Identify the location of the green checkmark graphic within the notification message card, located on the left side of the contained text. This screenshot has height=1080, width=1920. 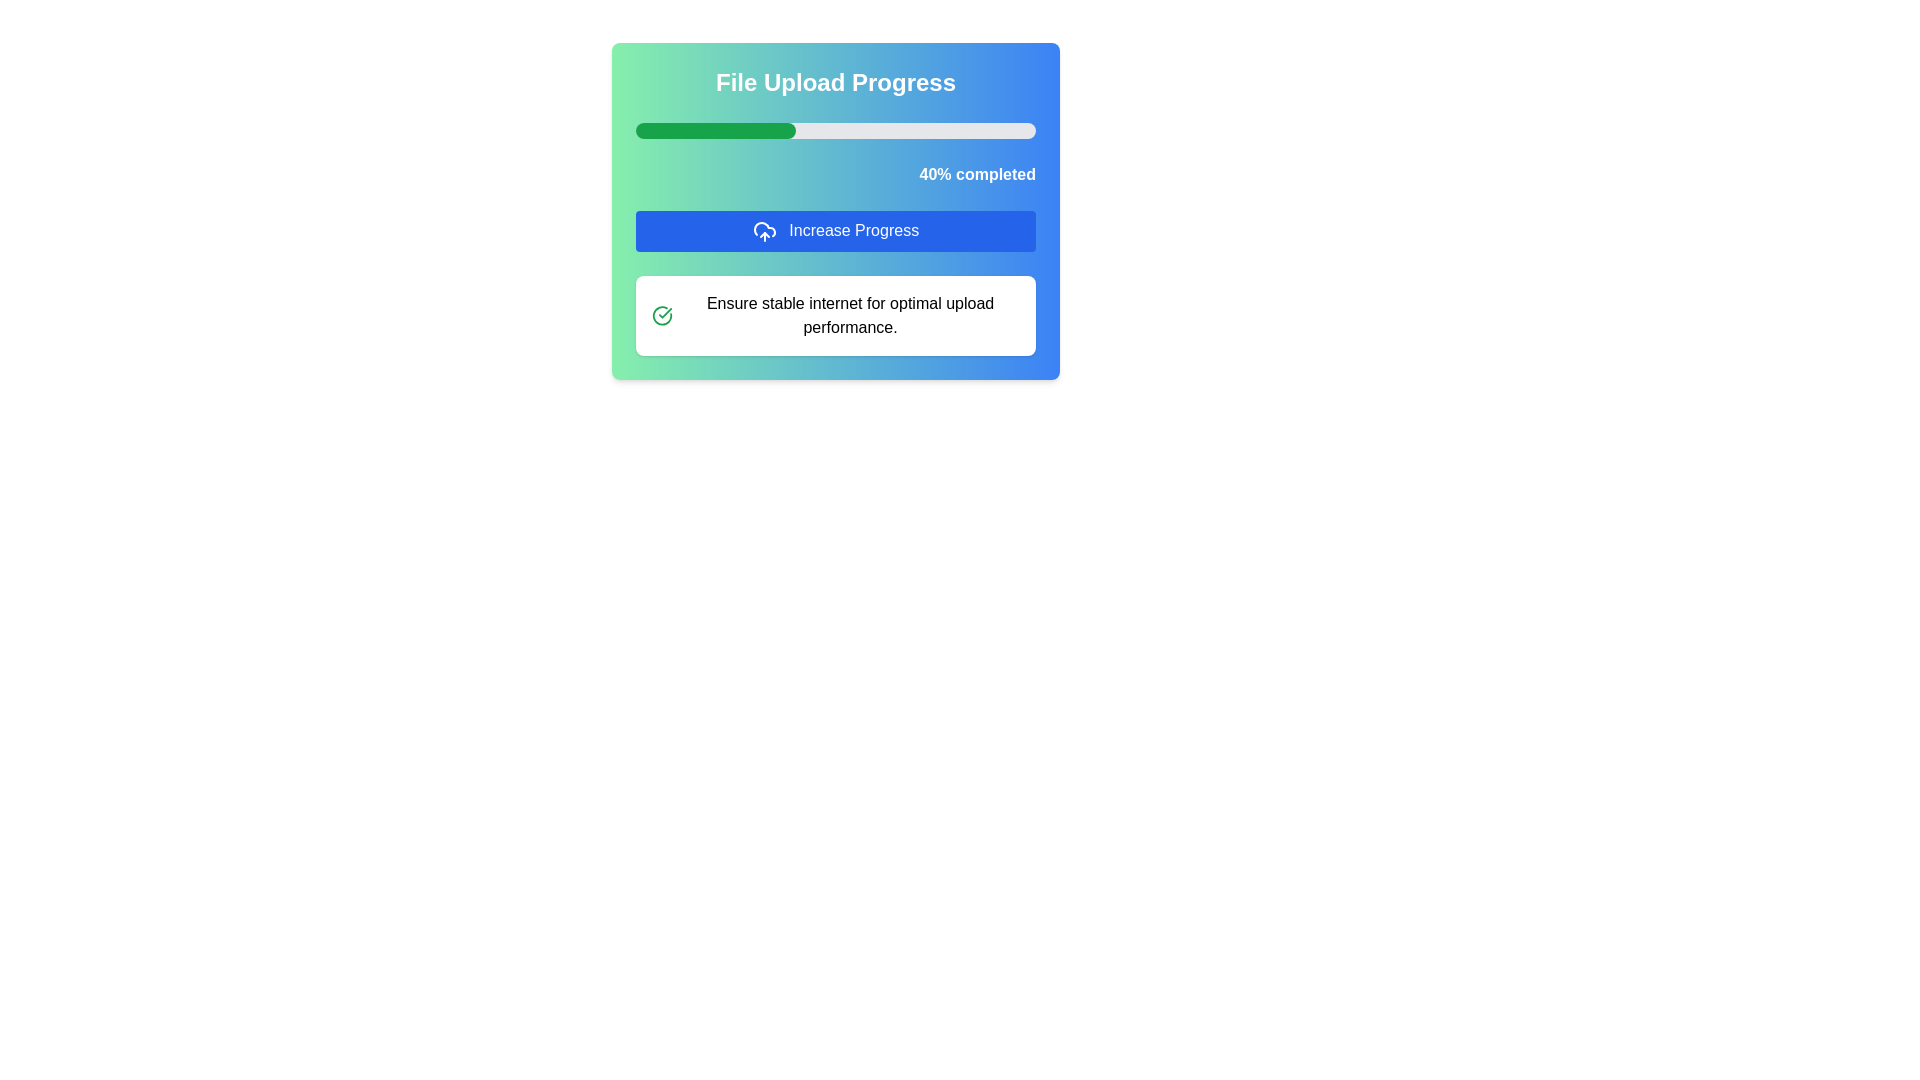
(662, 315).